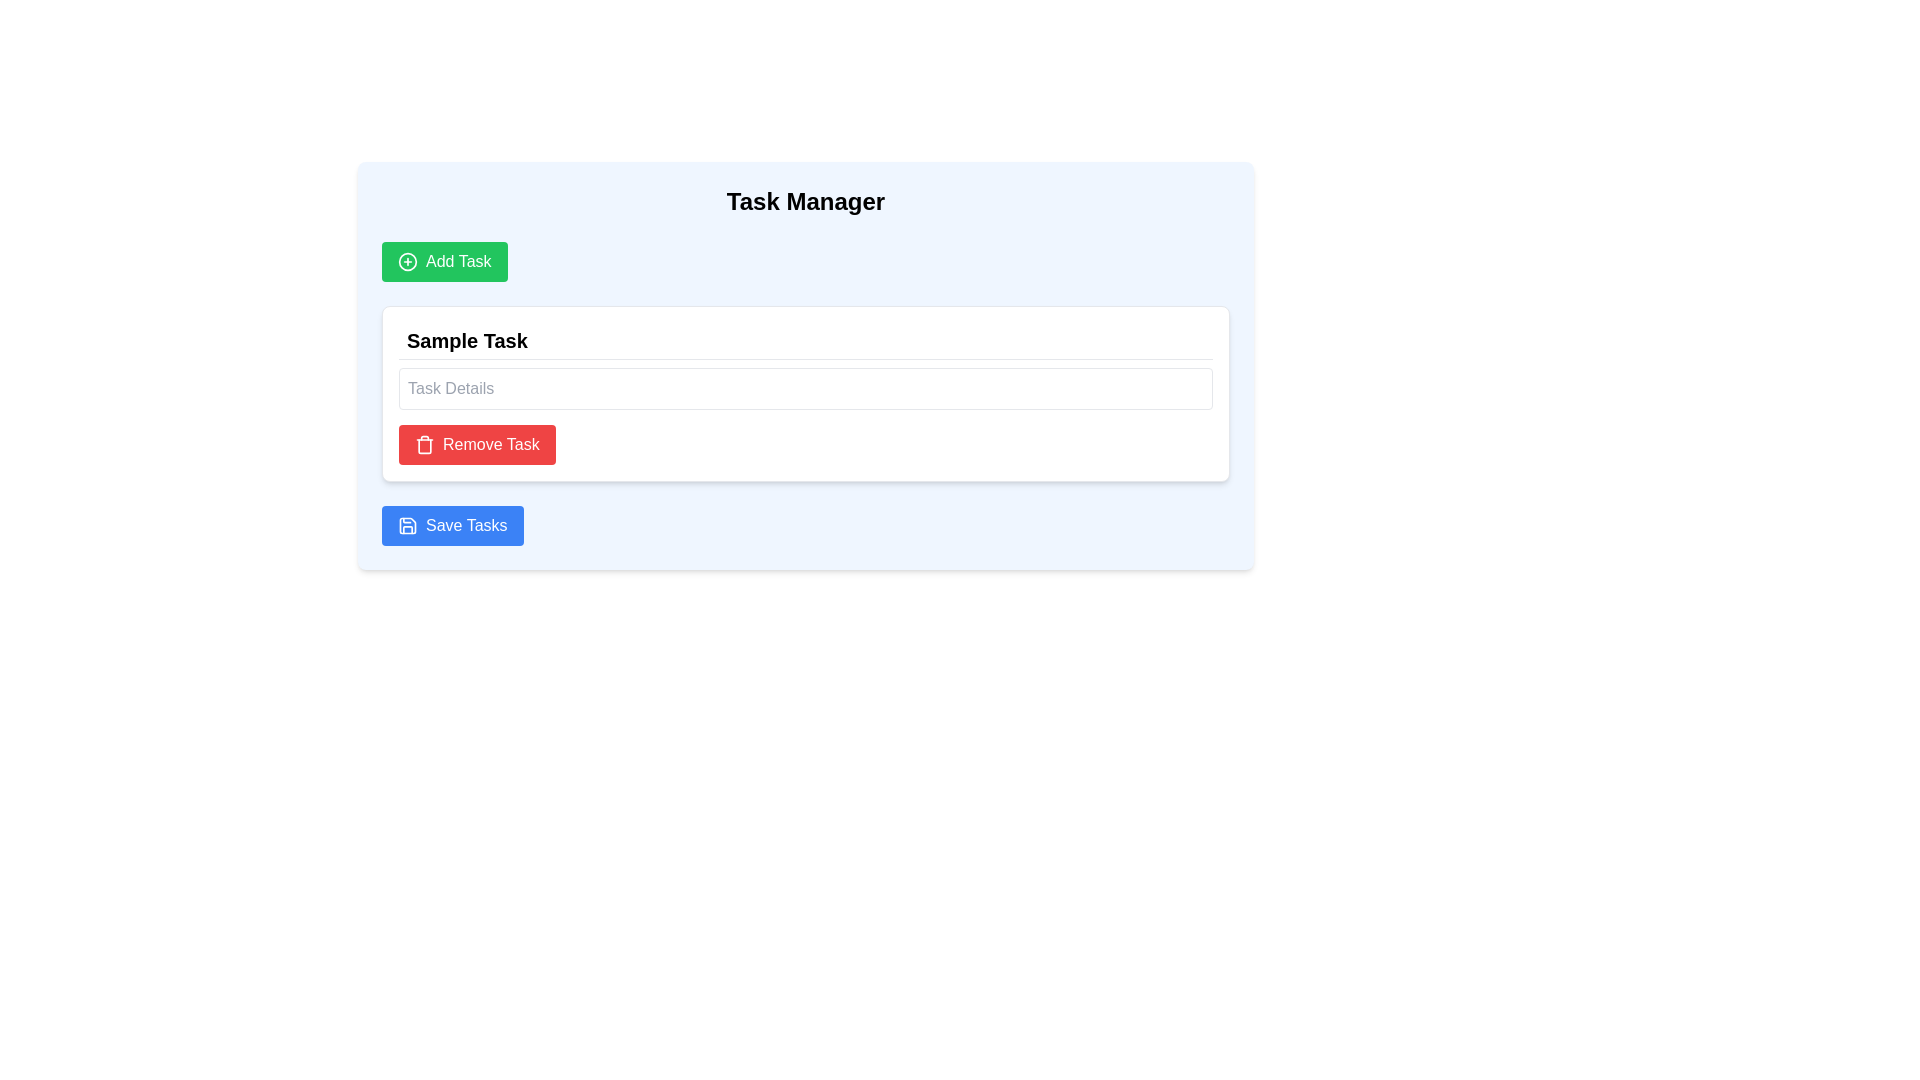 This screenshot has width=1920, height=1080. Describe the element at coordinates (476, 443) in the screenshot. I see `the delete button located in the middle section of the view, just below the 'Task Title' and 'Task Details' input fields` at that location.